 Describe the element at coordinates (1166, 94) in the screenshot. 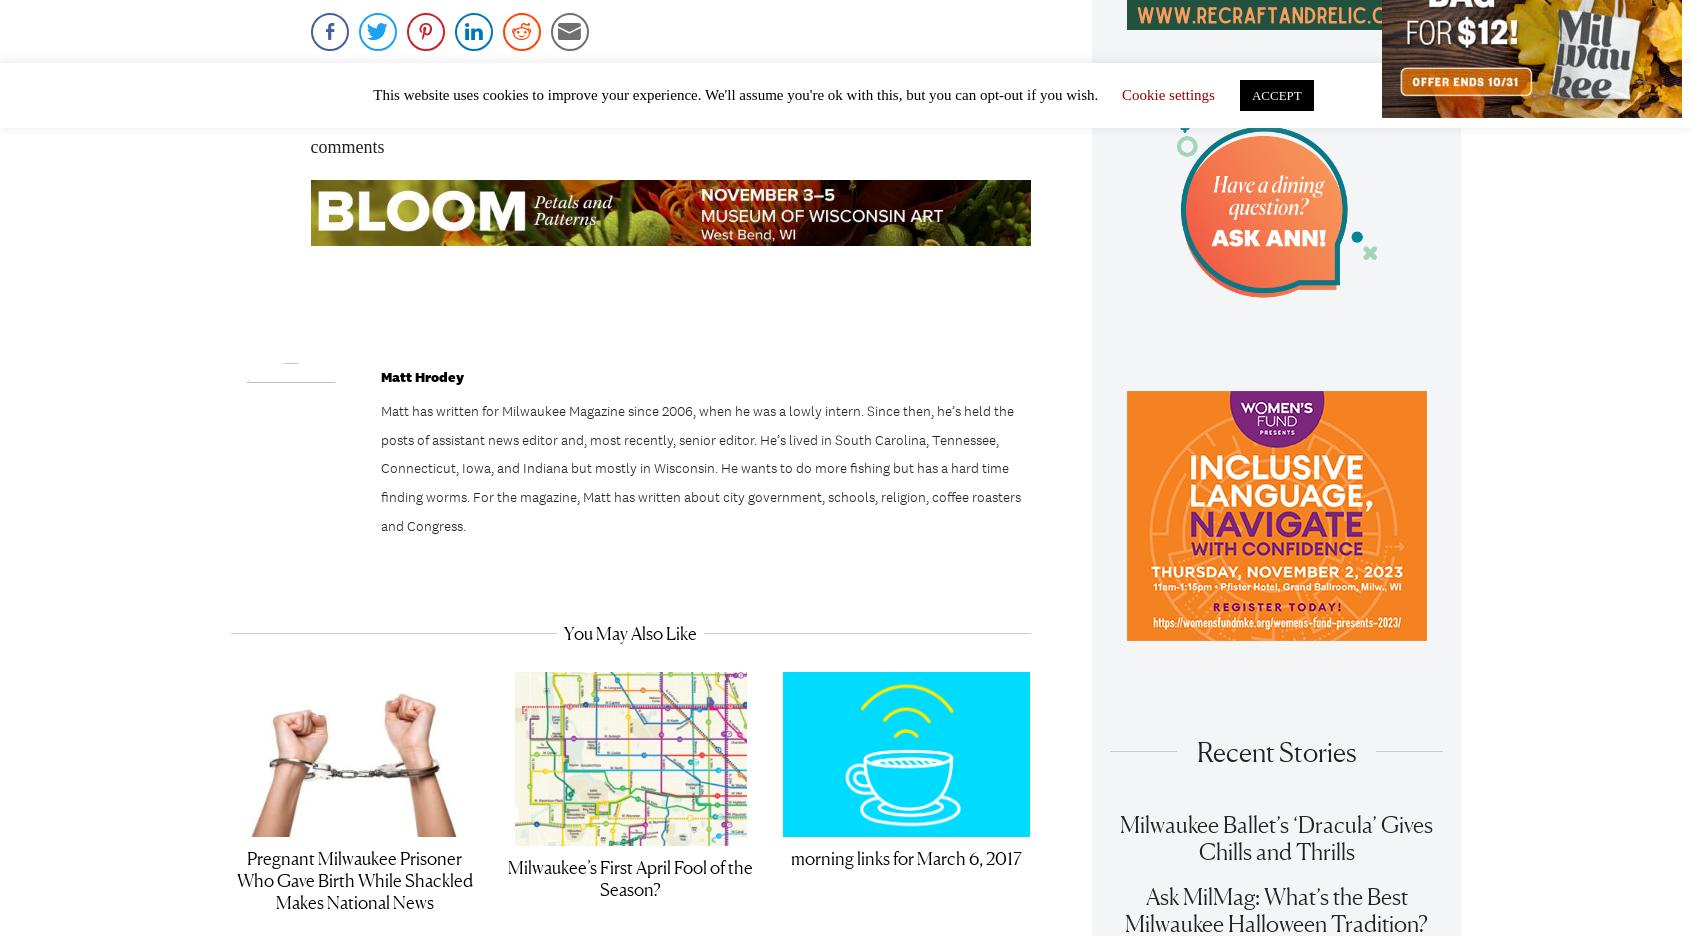

I see `'Cookie settings'` at that location.